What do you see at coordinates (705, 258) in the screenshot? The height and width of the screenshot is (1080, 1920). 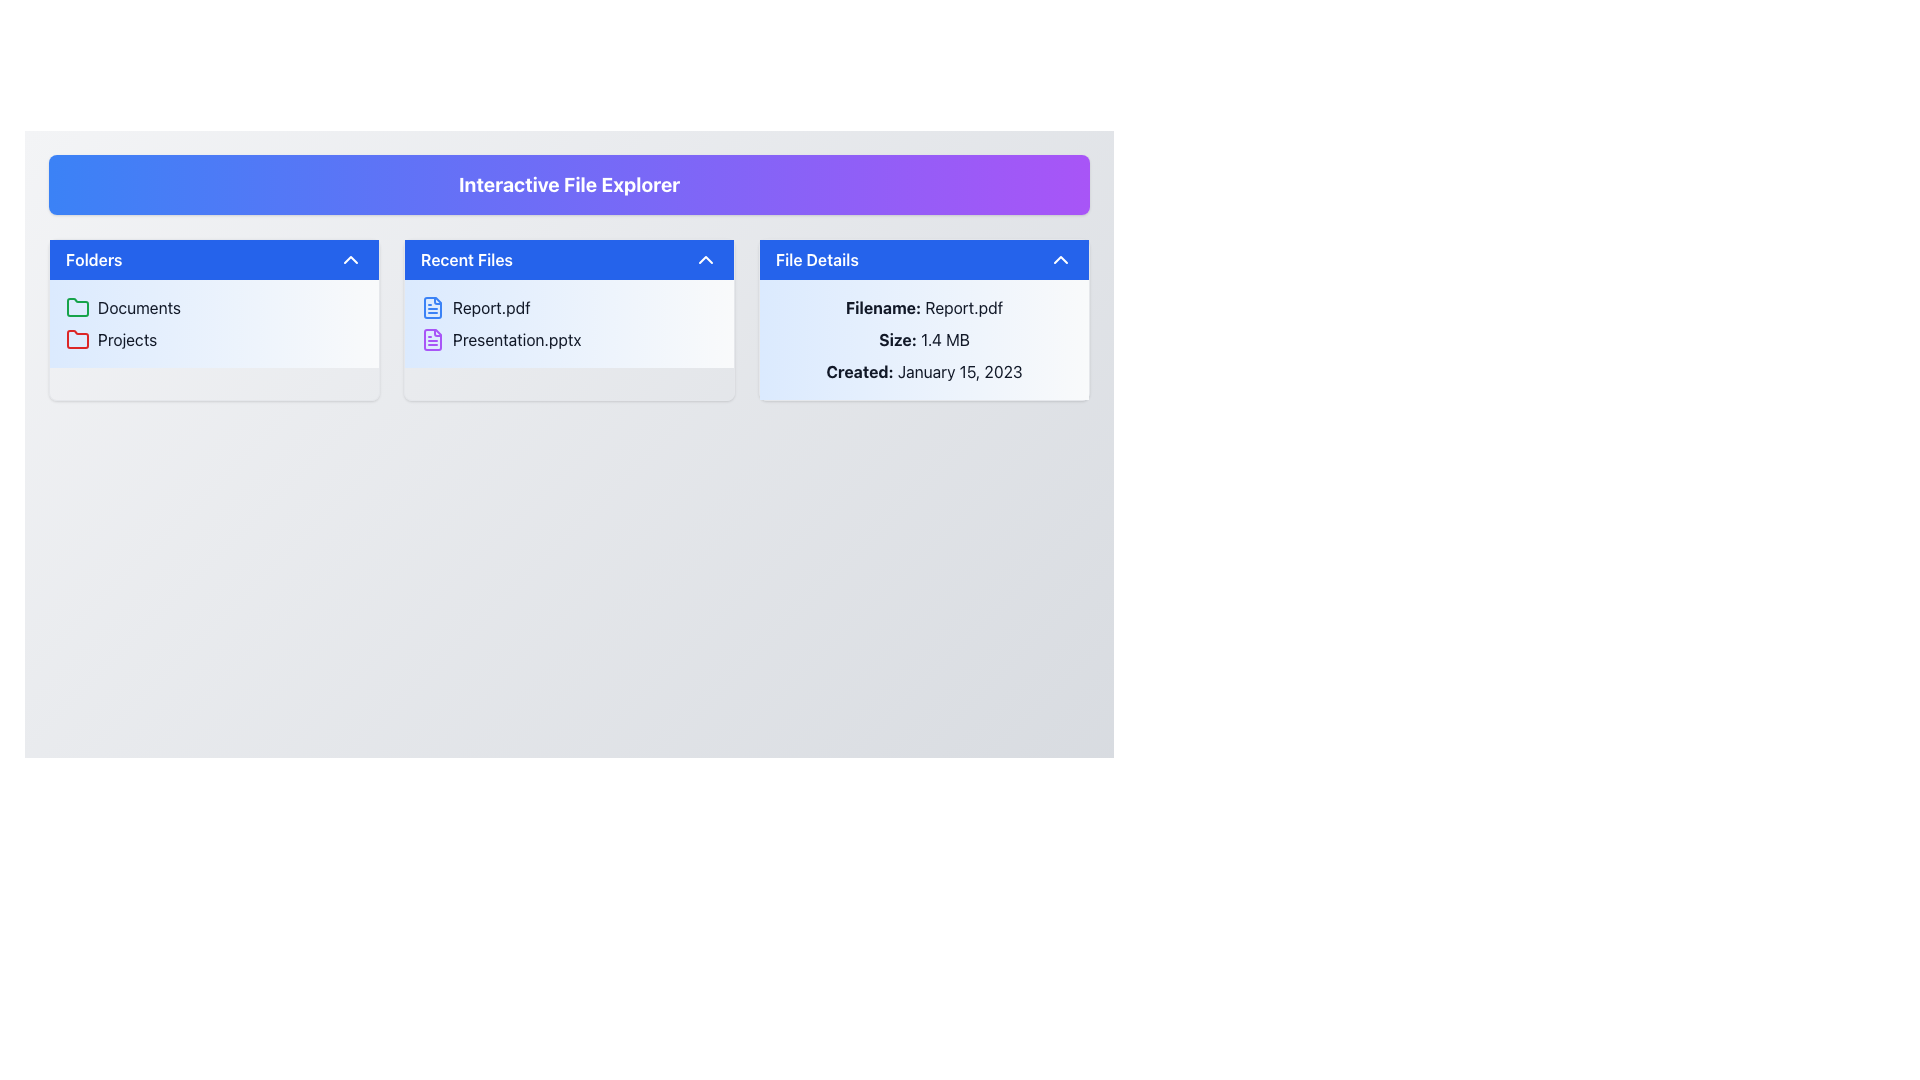 I see `the small upward-pointing chevron icon located to the right of the 'Recent Files' title in the blue header section` at bounding box center [705, 258].